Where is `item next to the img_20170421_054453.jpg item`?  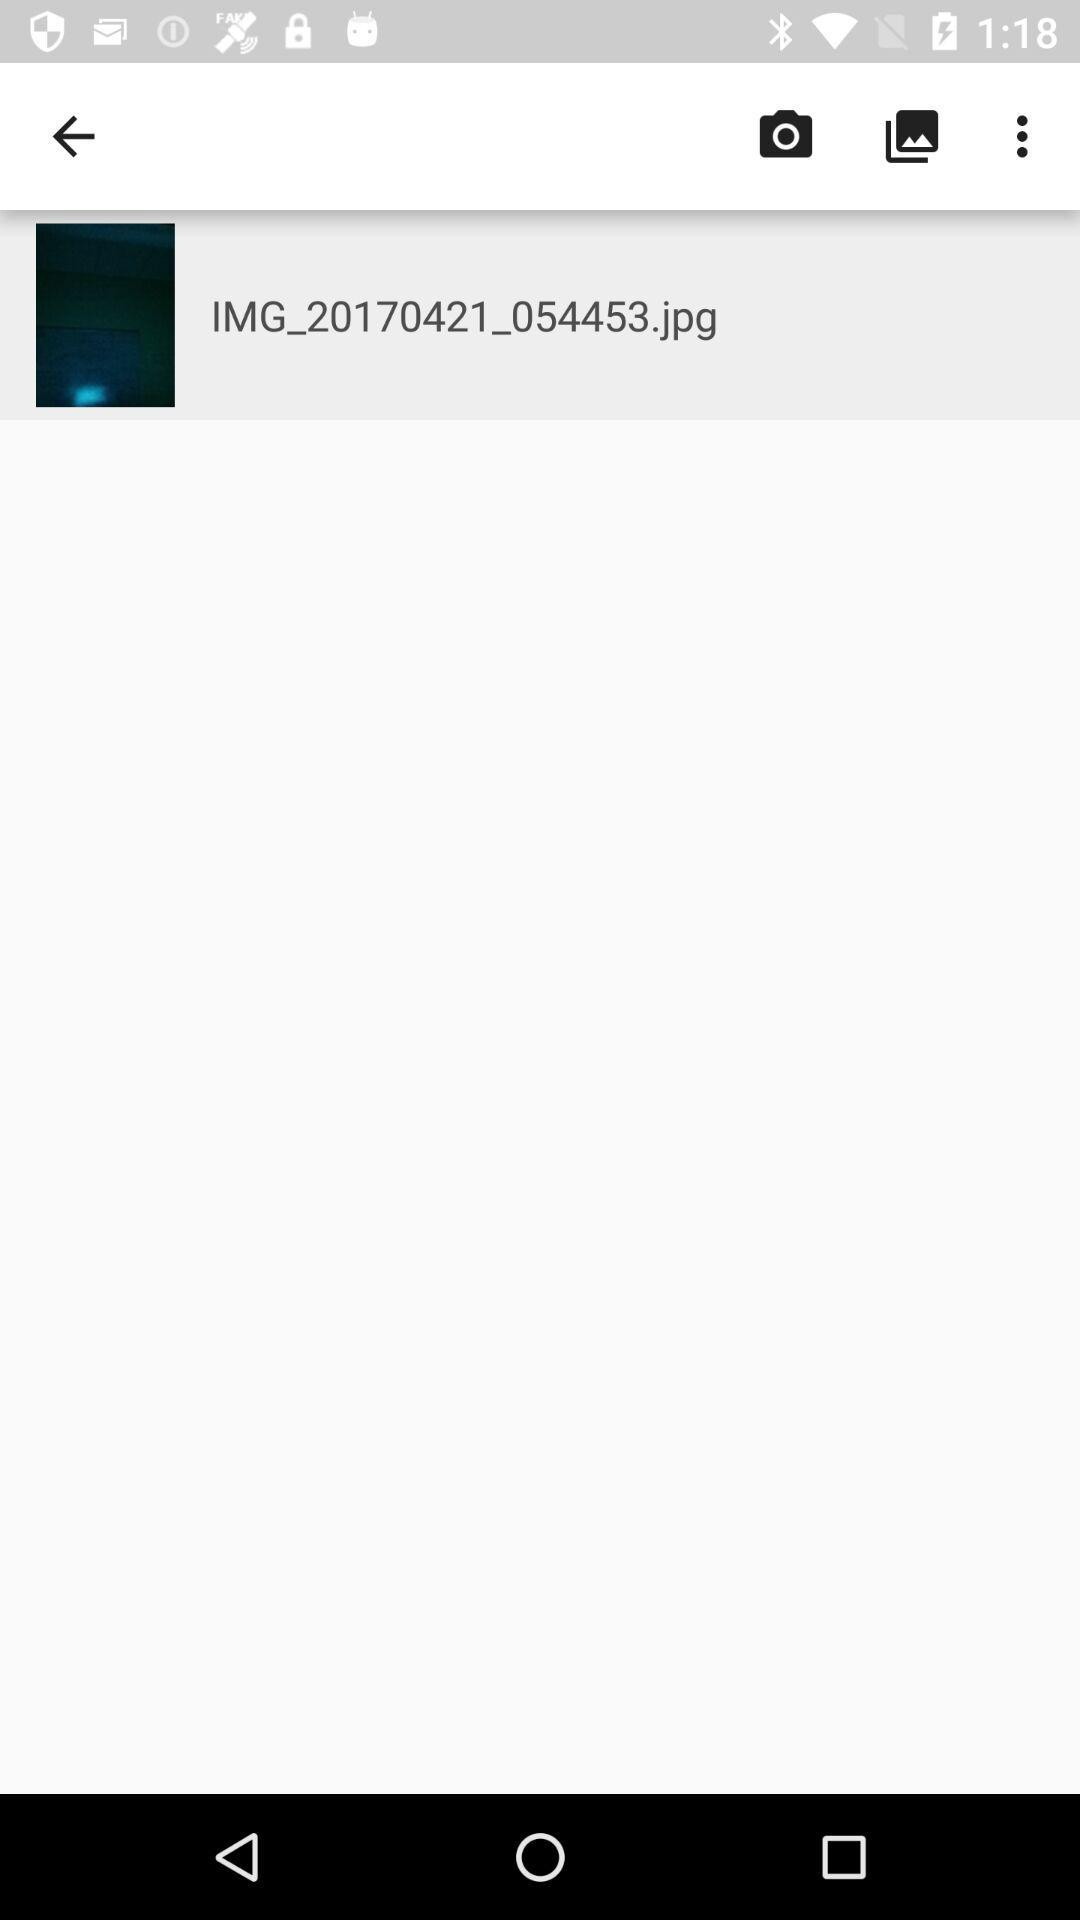
item next to the img_20170421_054453.jpg item is located at coordinates (72, 135).